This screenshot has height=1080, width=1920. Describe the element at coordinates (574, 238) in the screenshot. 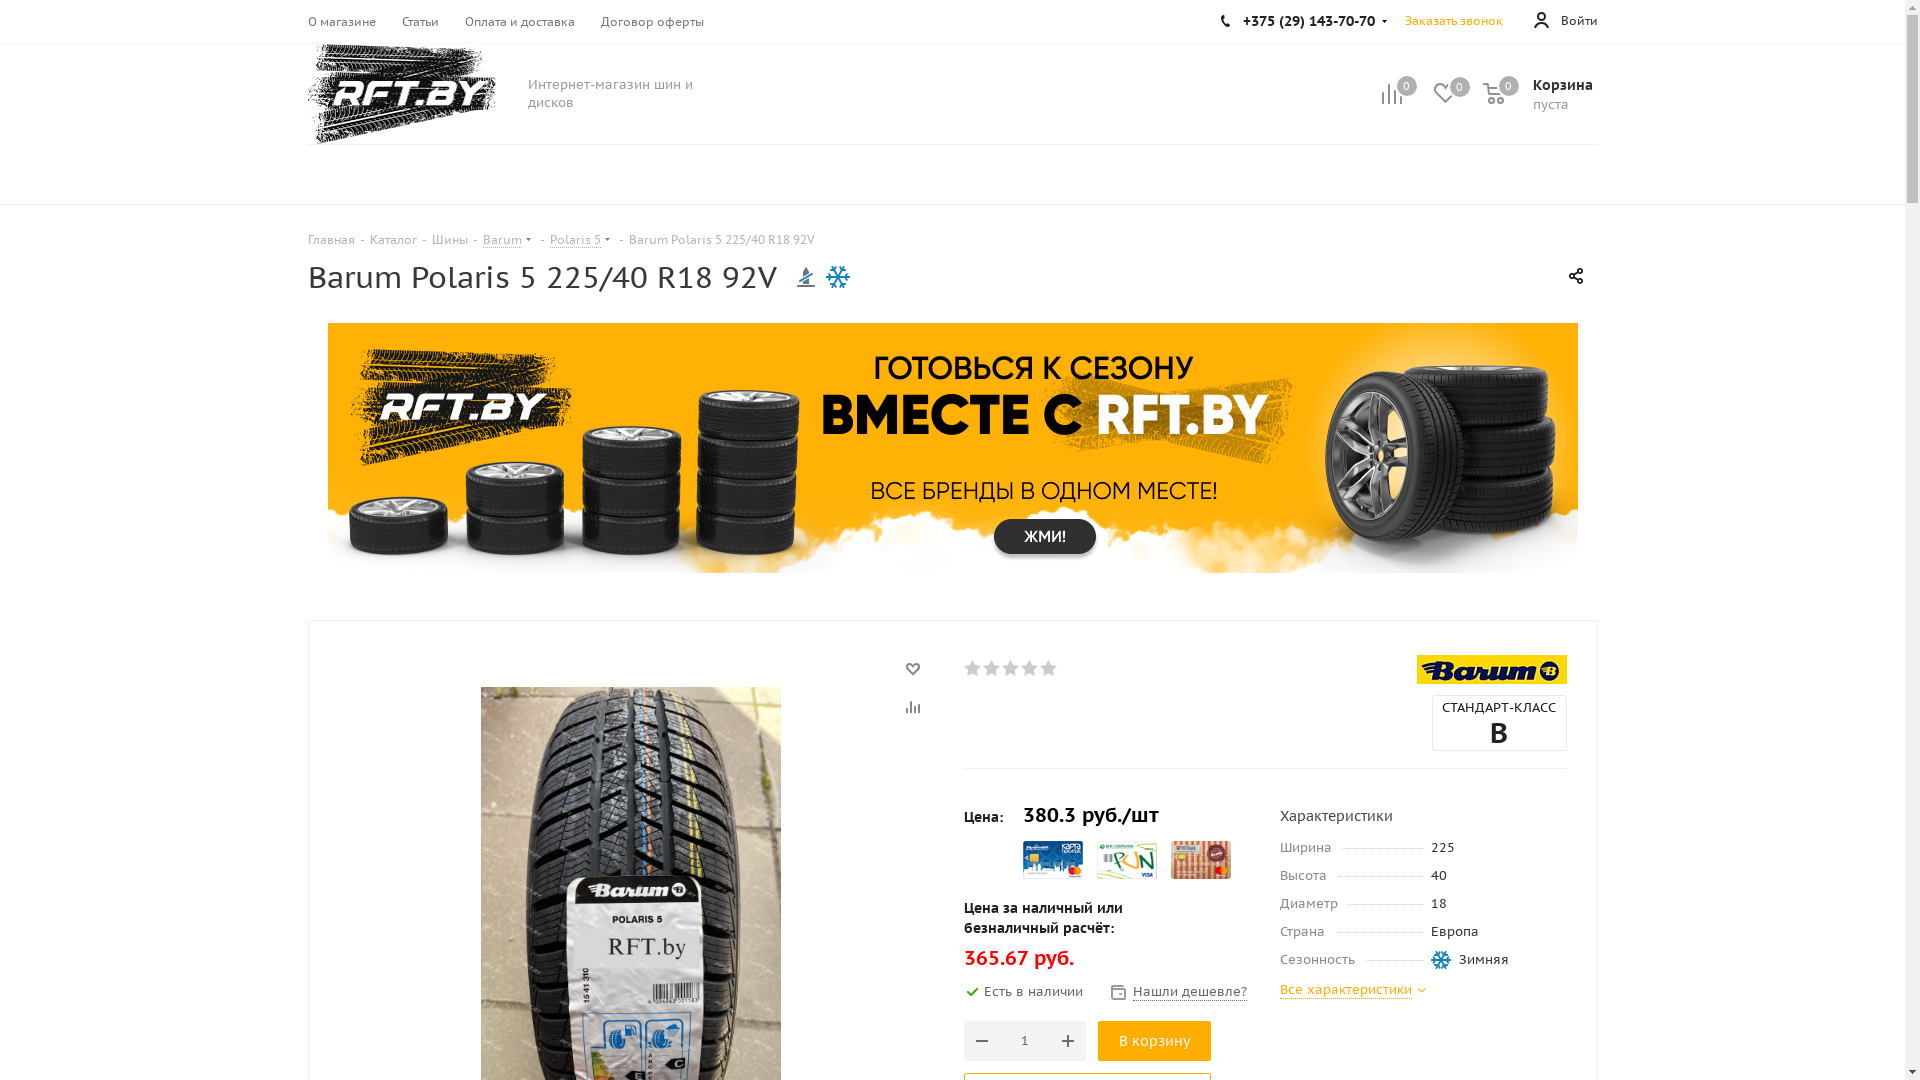

I see `'Polaris 5'` at that location.